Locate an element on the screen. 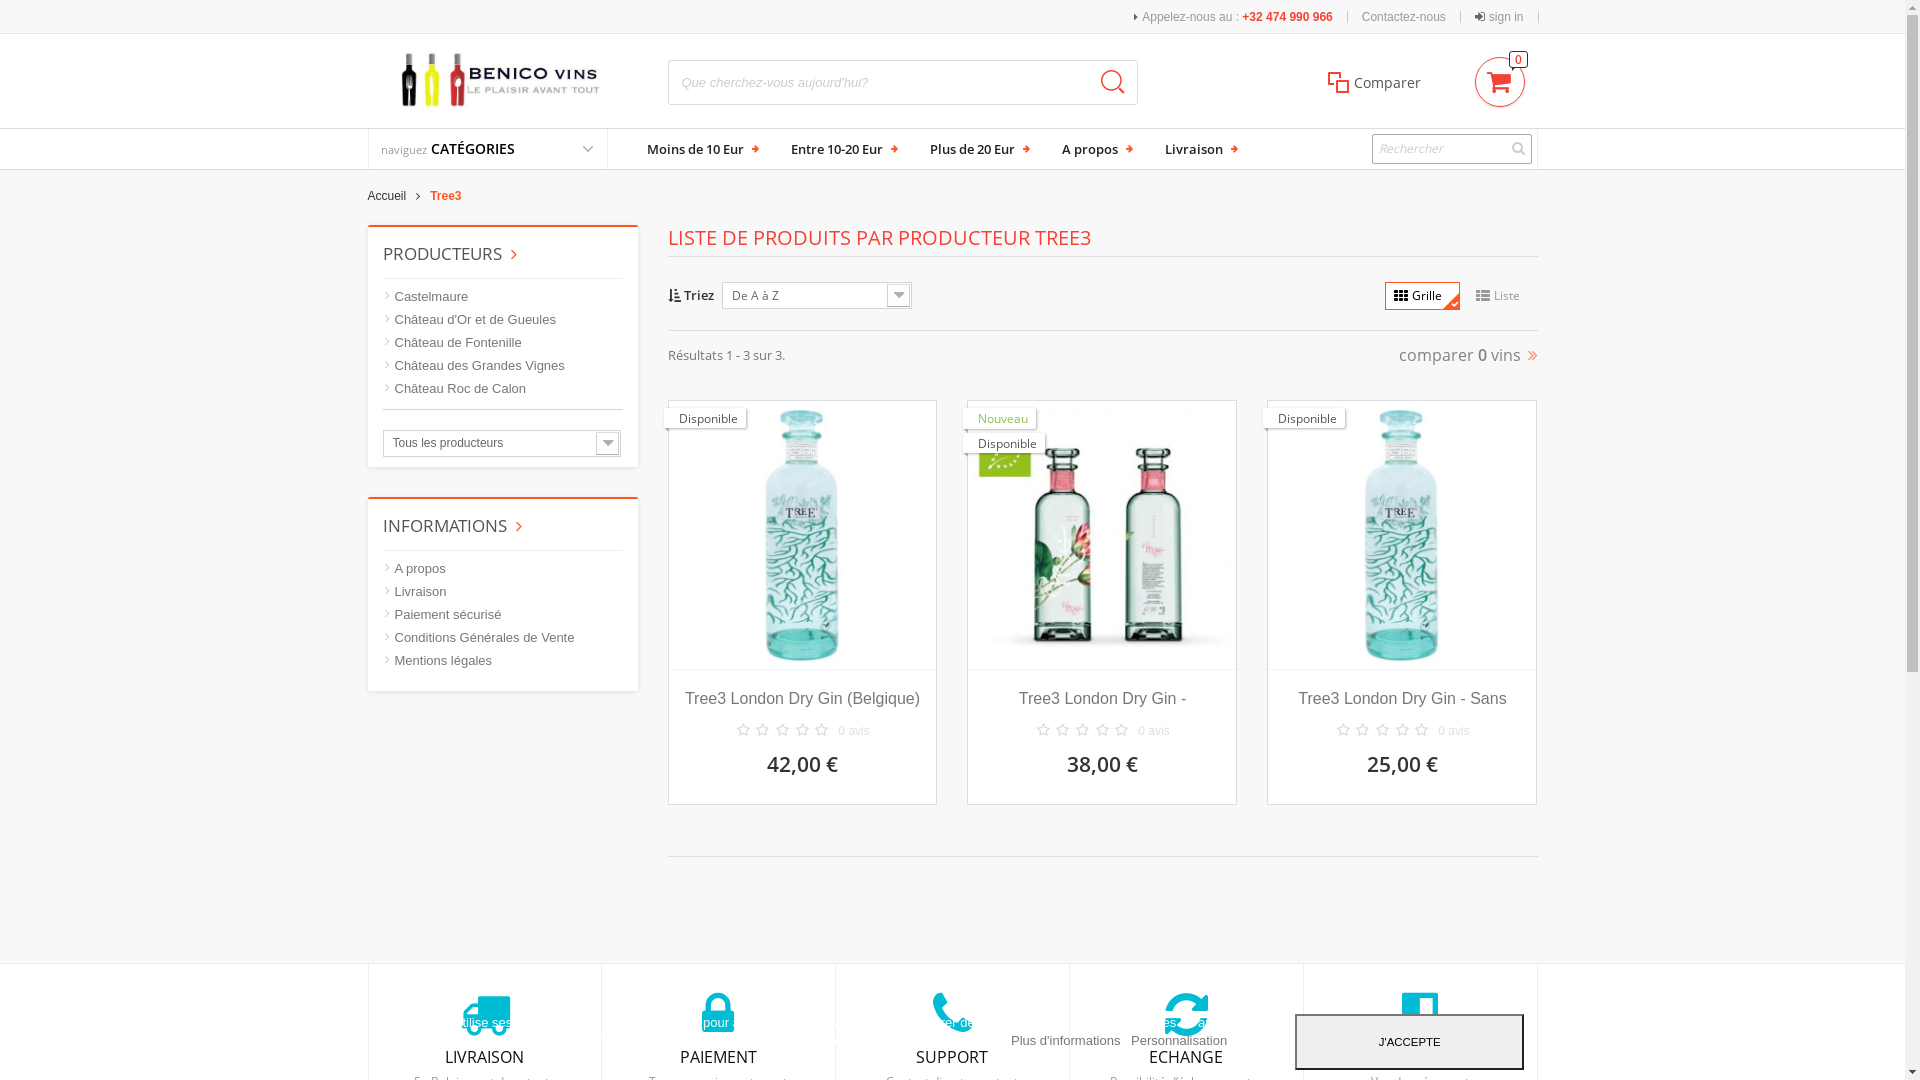  'Accueil' is located at coordinates (399, 196).